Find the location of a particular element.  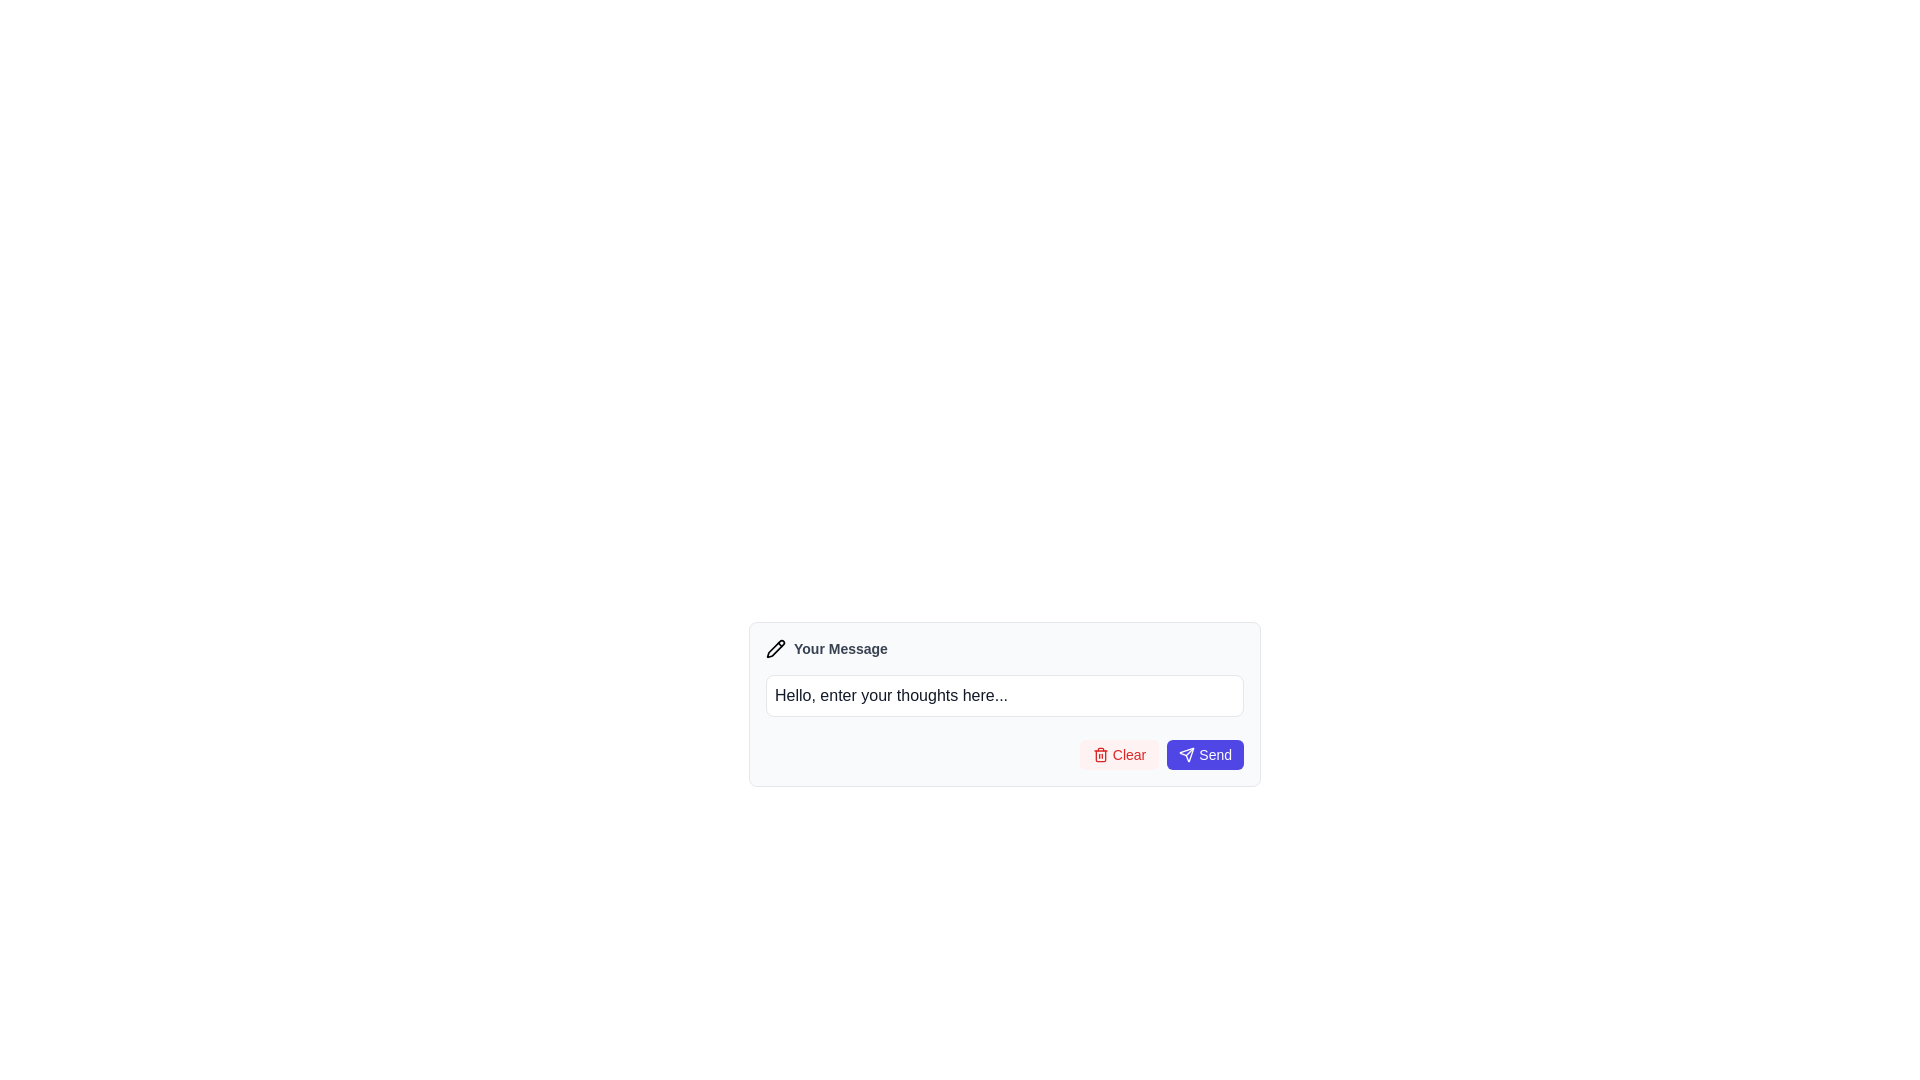

the clear/reset button located at the bottom of the component, positioned to the left of the 'Send' button with a purple background is located at coordinates (1118, 755).